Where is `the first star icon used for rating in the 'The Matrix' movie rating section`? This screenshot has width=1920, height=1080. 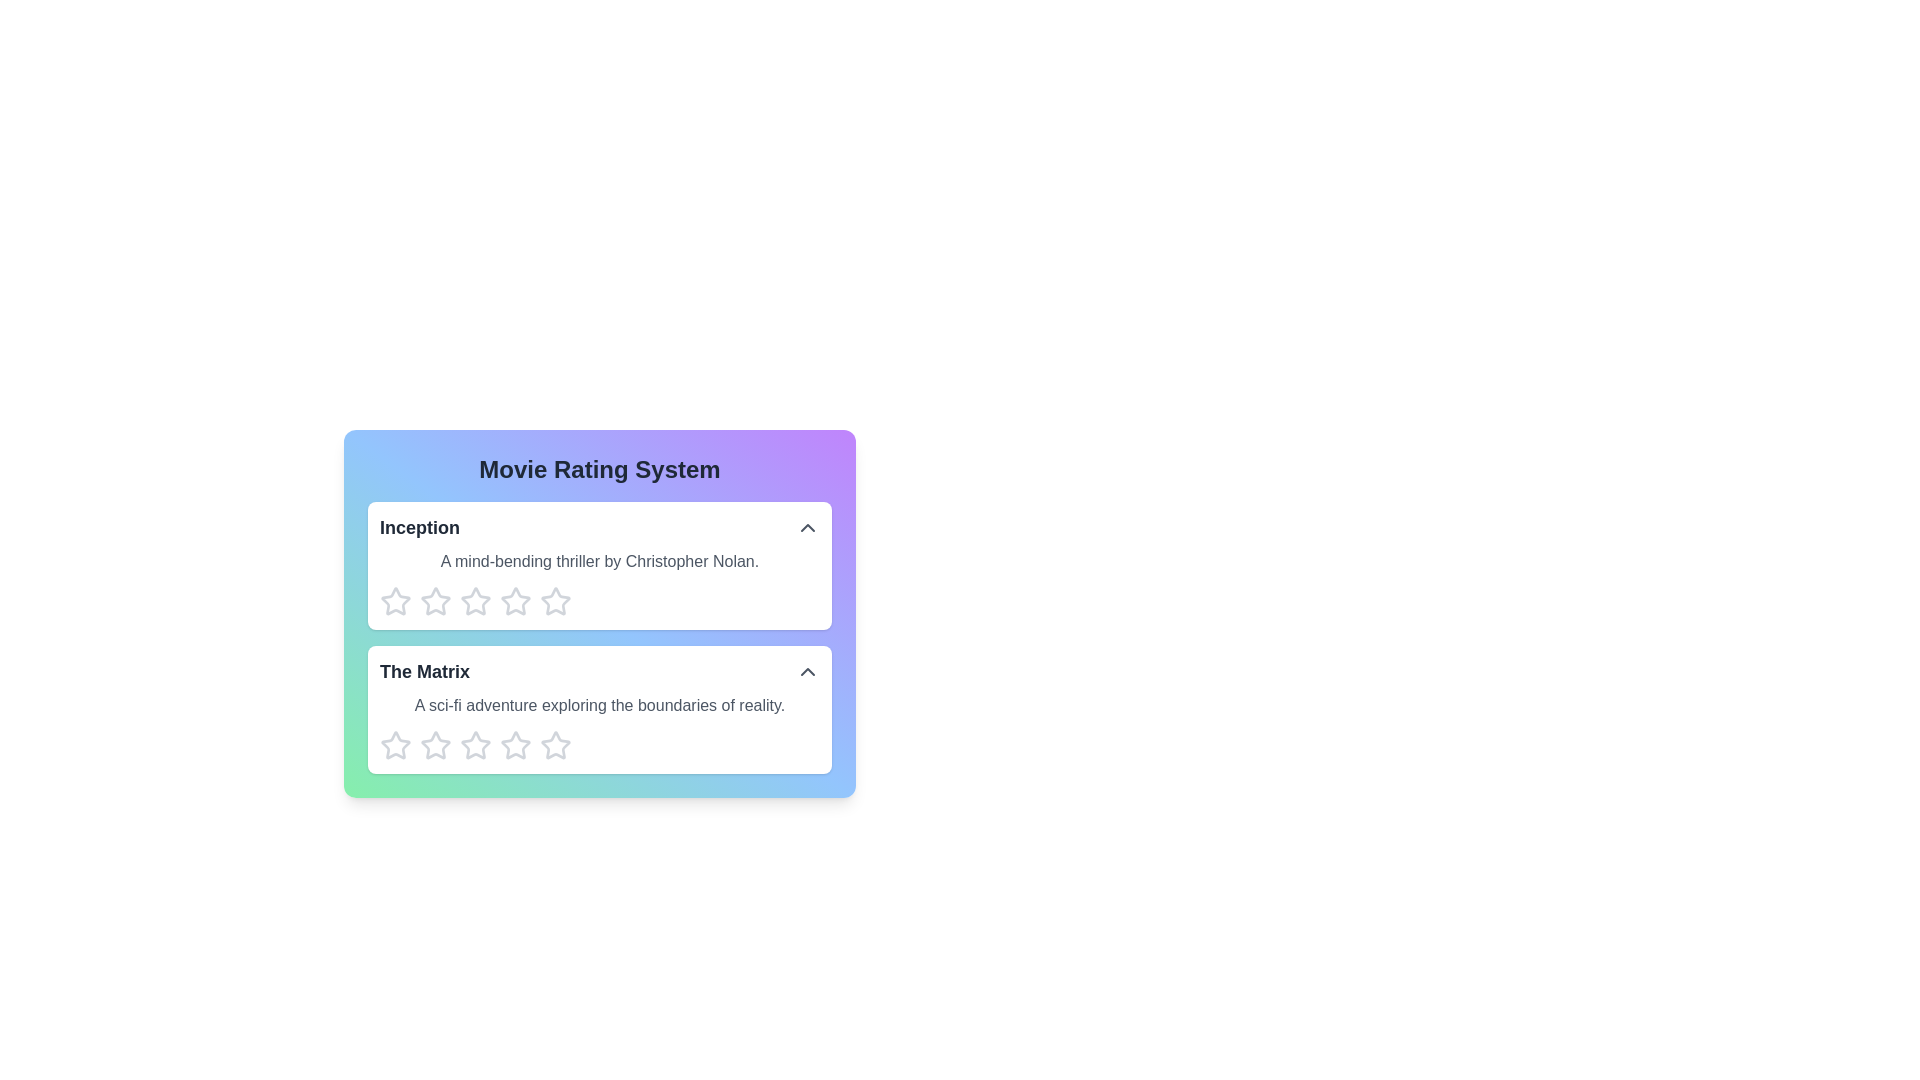
the first star icon used for rating in the 'The Matrix' movie rating section is located at coordinates (435, 745).